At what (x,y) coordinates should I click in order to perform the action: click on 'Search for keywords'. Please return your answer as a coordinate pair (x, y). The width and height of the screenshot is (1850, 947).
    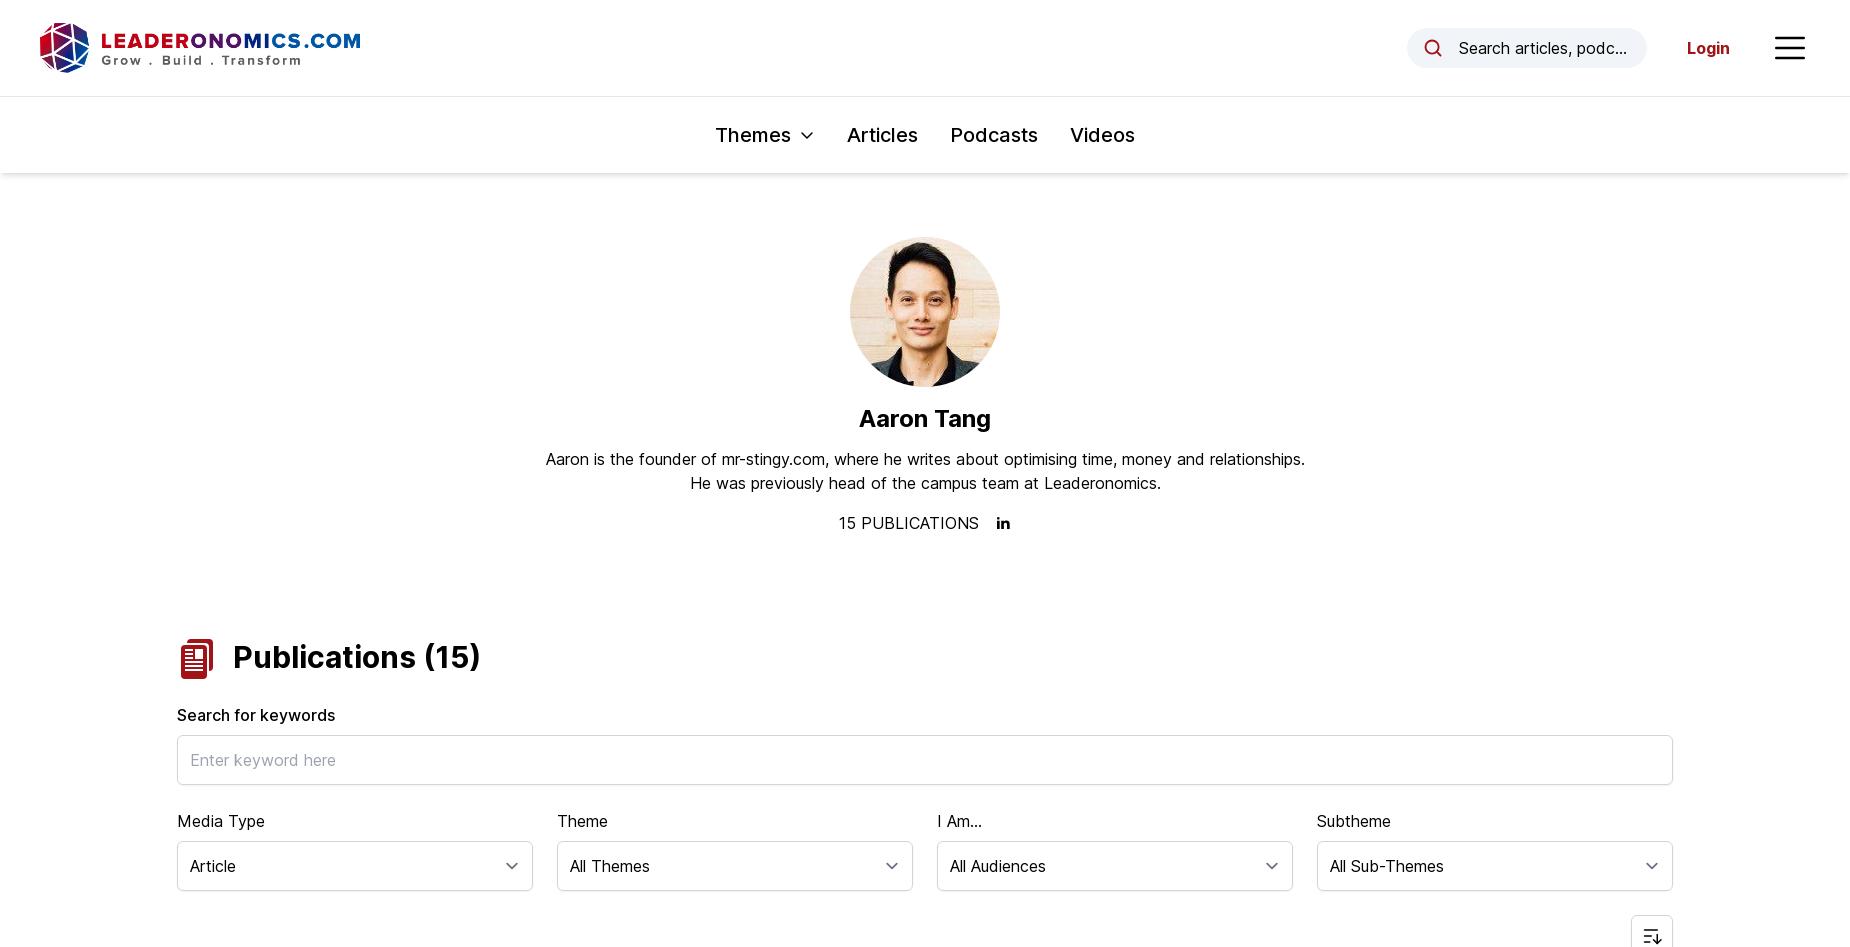
    Looking at the image, I should click on (176, 713).